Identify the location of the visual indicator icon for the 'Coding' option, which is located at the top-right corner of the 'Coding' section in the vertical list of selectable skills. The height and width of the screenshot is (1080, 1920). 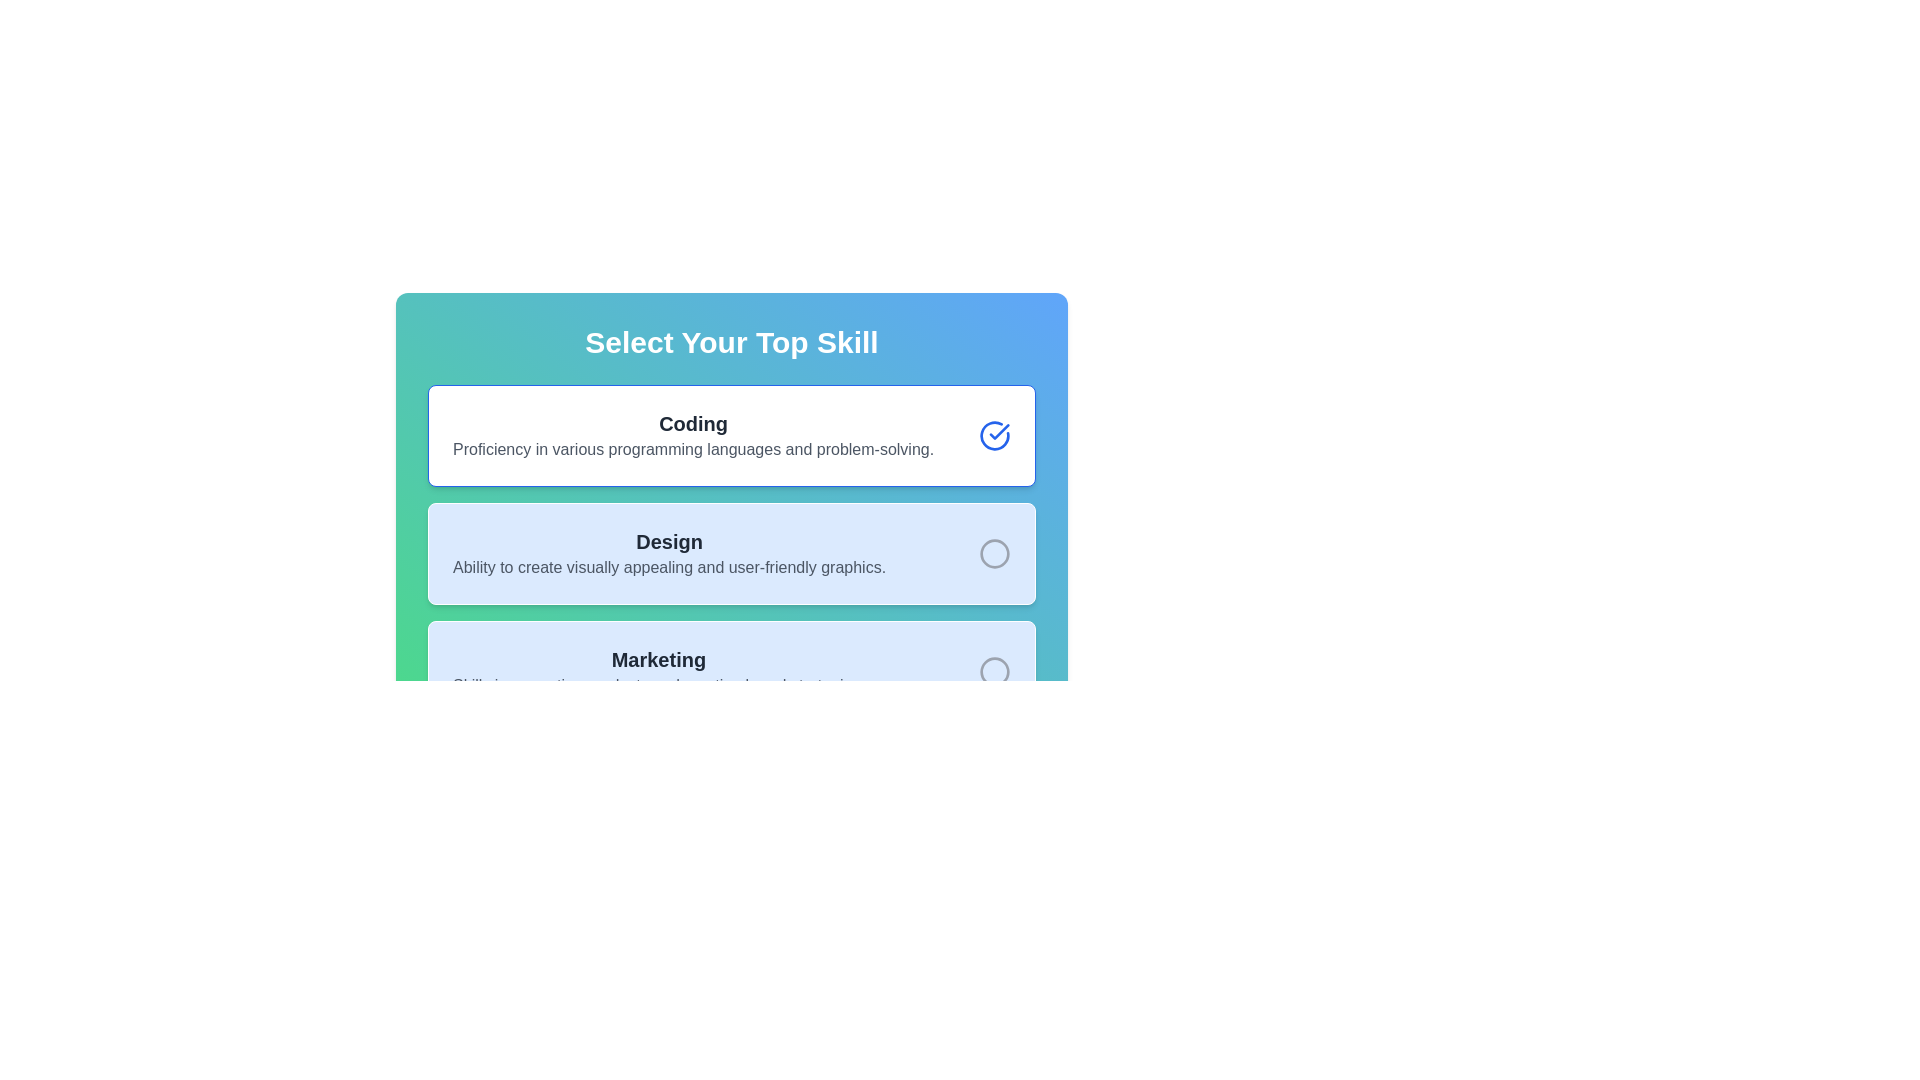
(994, 434).